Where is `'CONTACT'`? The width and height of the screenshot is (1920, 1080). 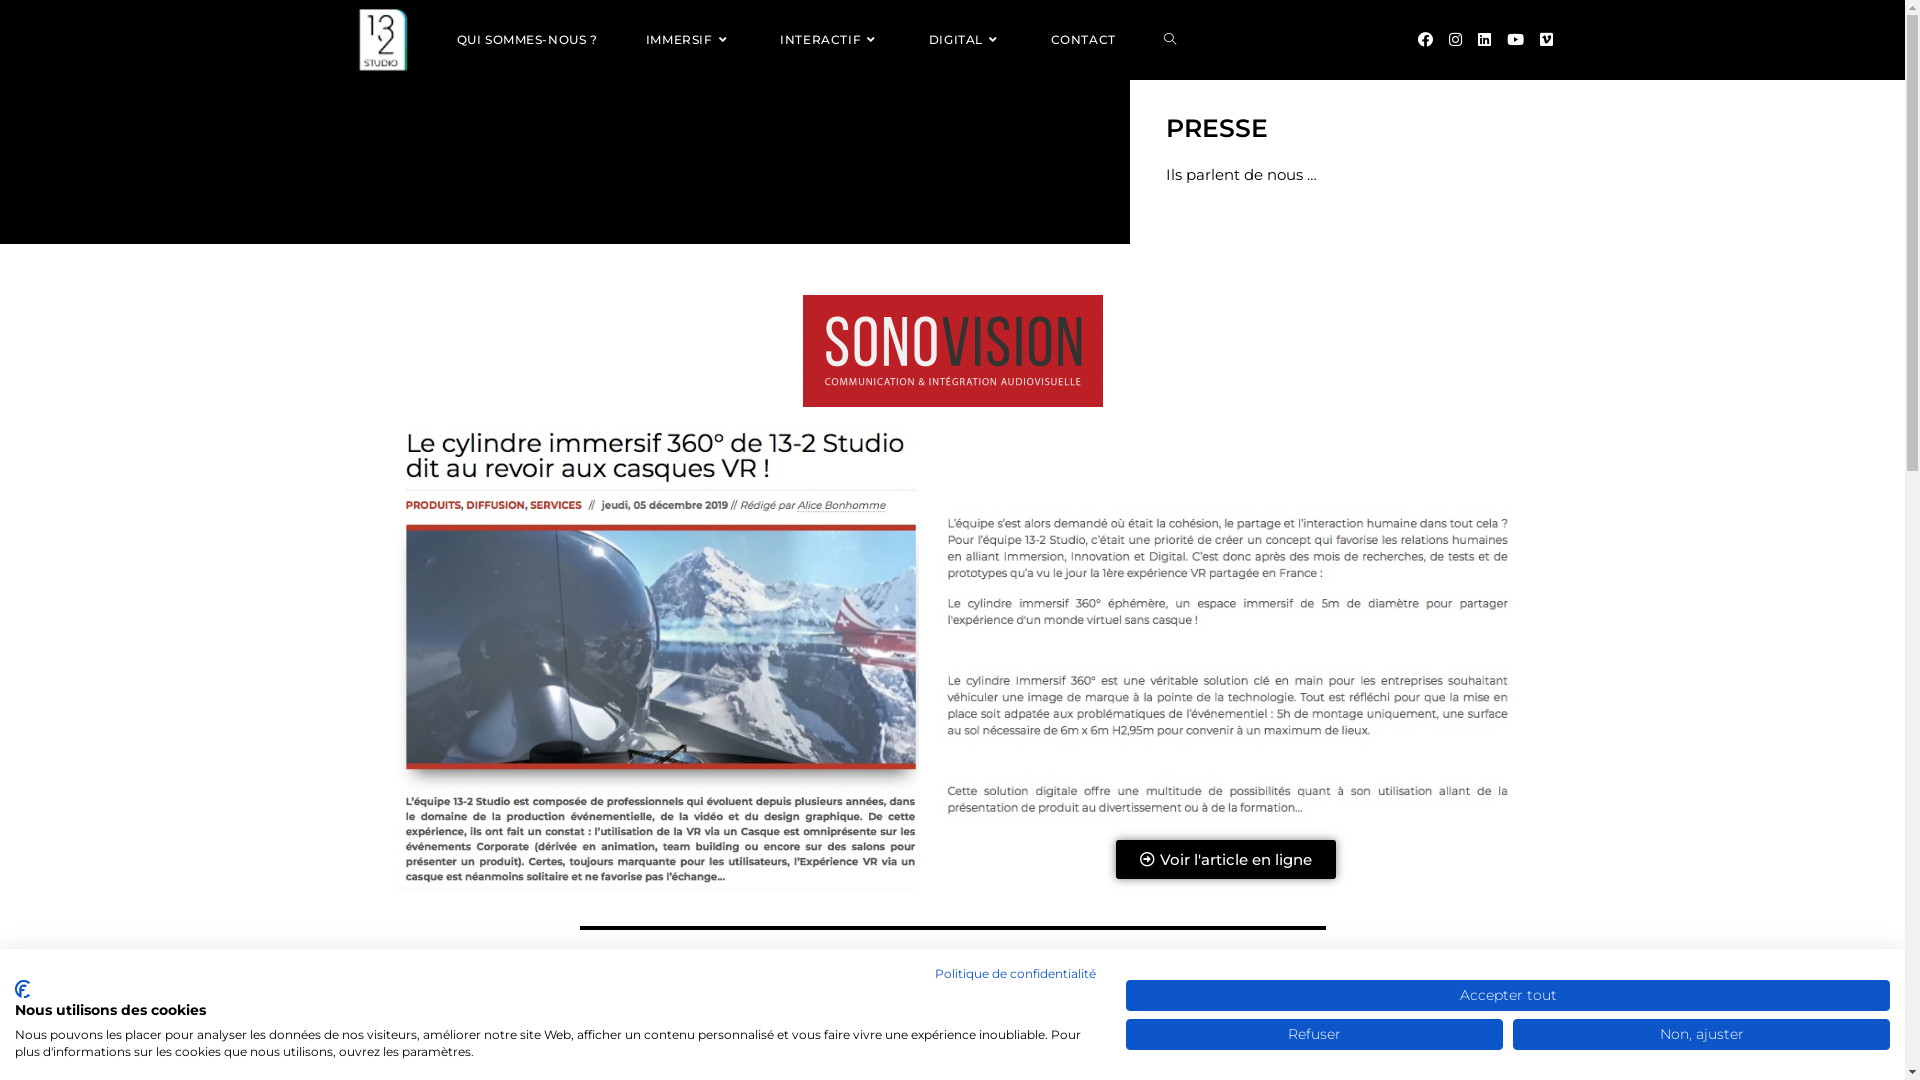
'CONTACT' is located at coordinates (1082, 39).